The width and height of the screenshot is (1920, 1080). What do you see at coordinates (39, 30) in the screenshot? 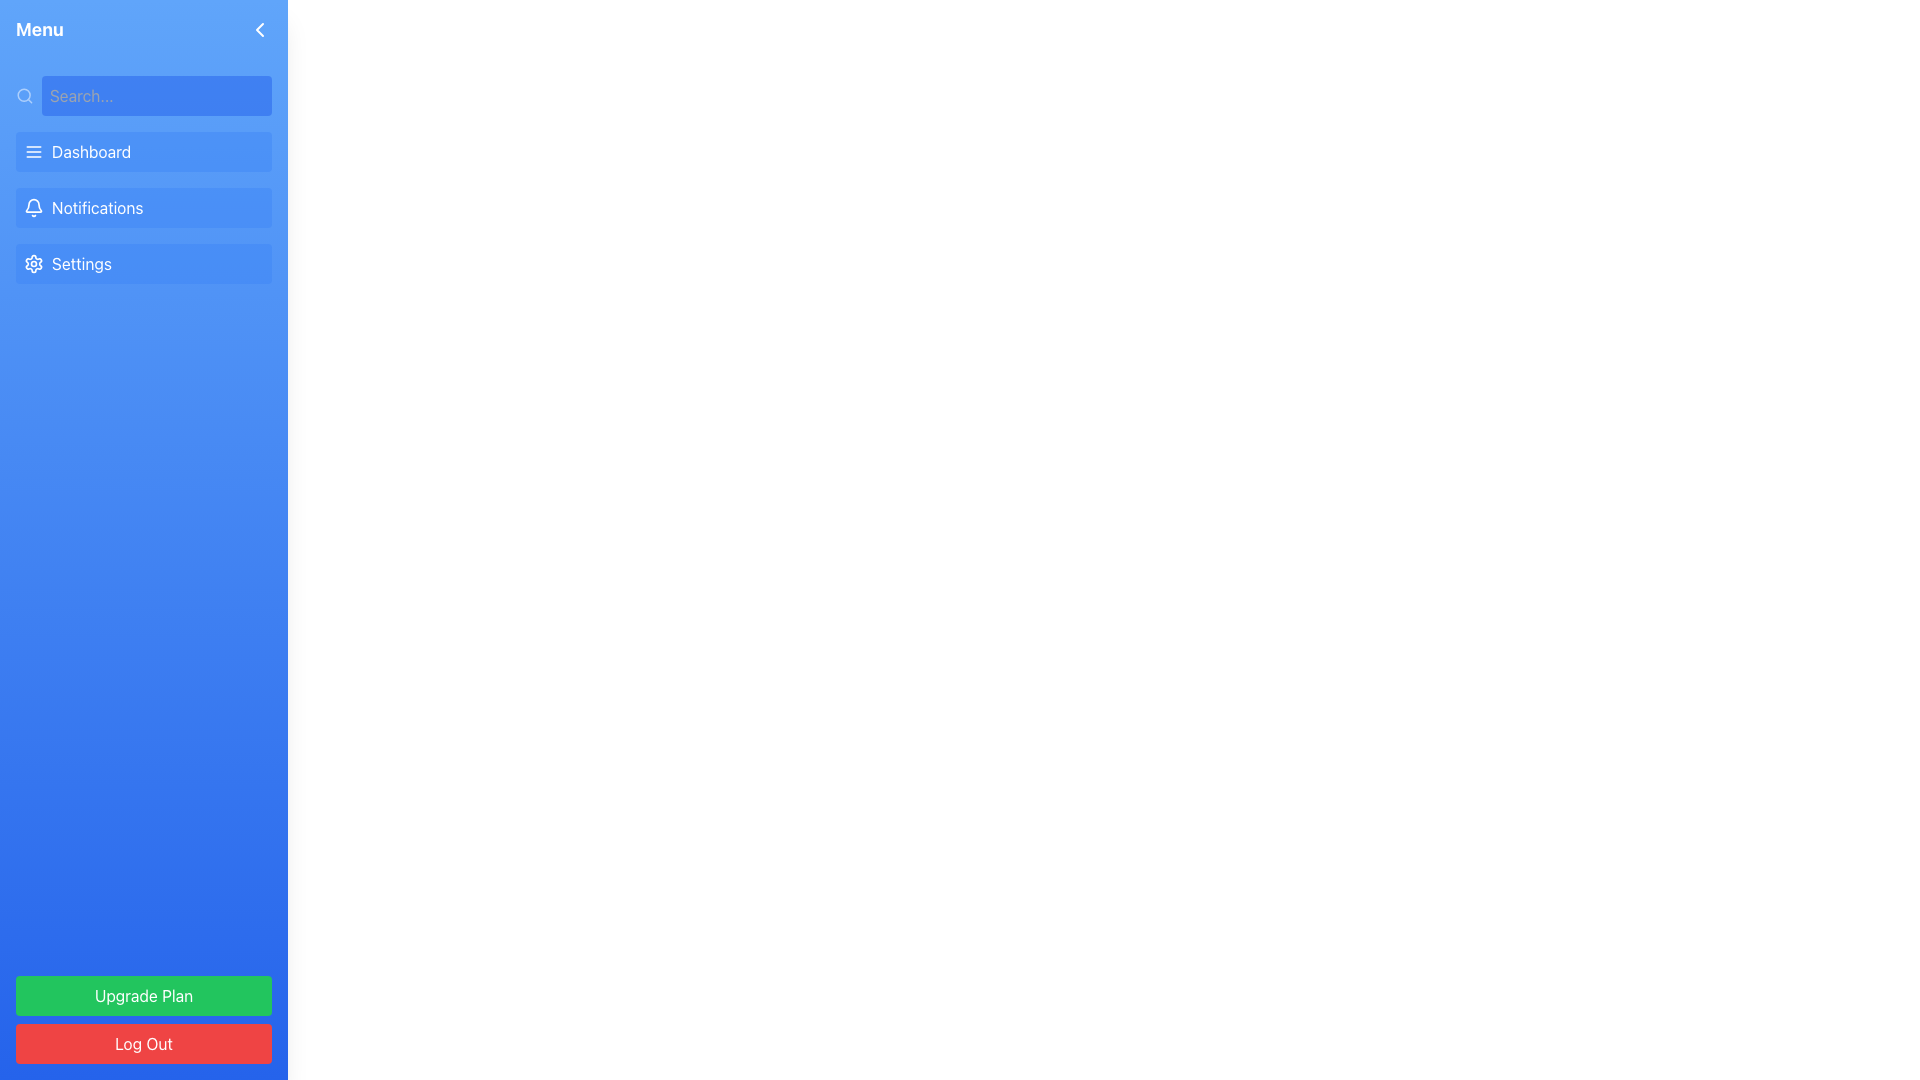
I see `the bold 'Menu' text label displayed in large white font against a blue gradient background, located near the top-left corner of the interface` at bounding box center [39, 30].